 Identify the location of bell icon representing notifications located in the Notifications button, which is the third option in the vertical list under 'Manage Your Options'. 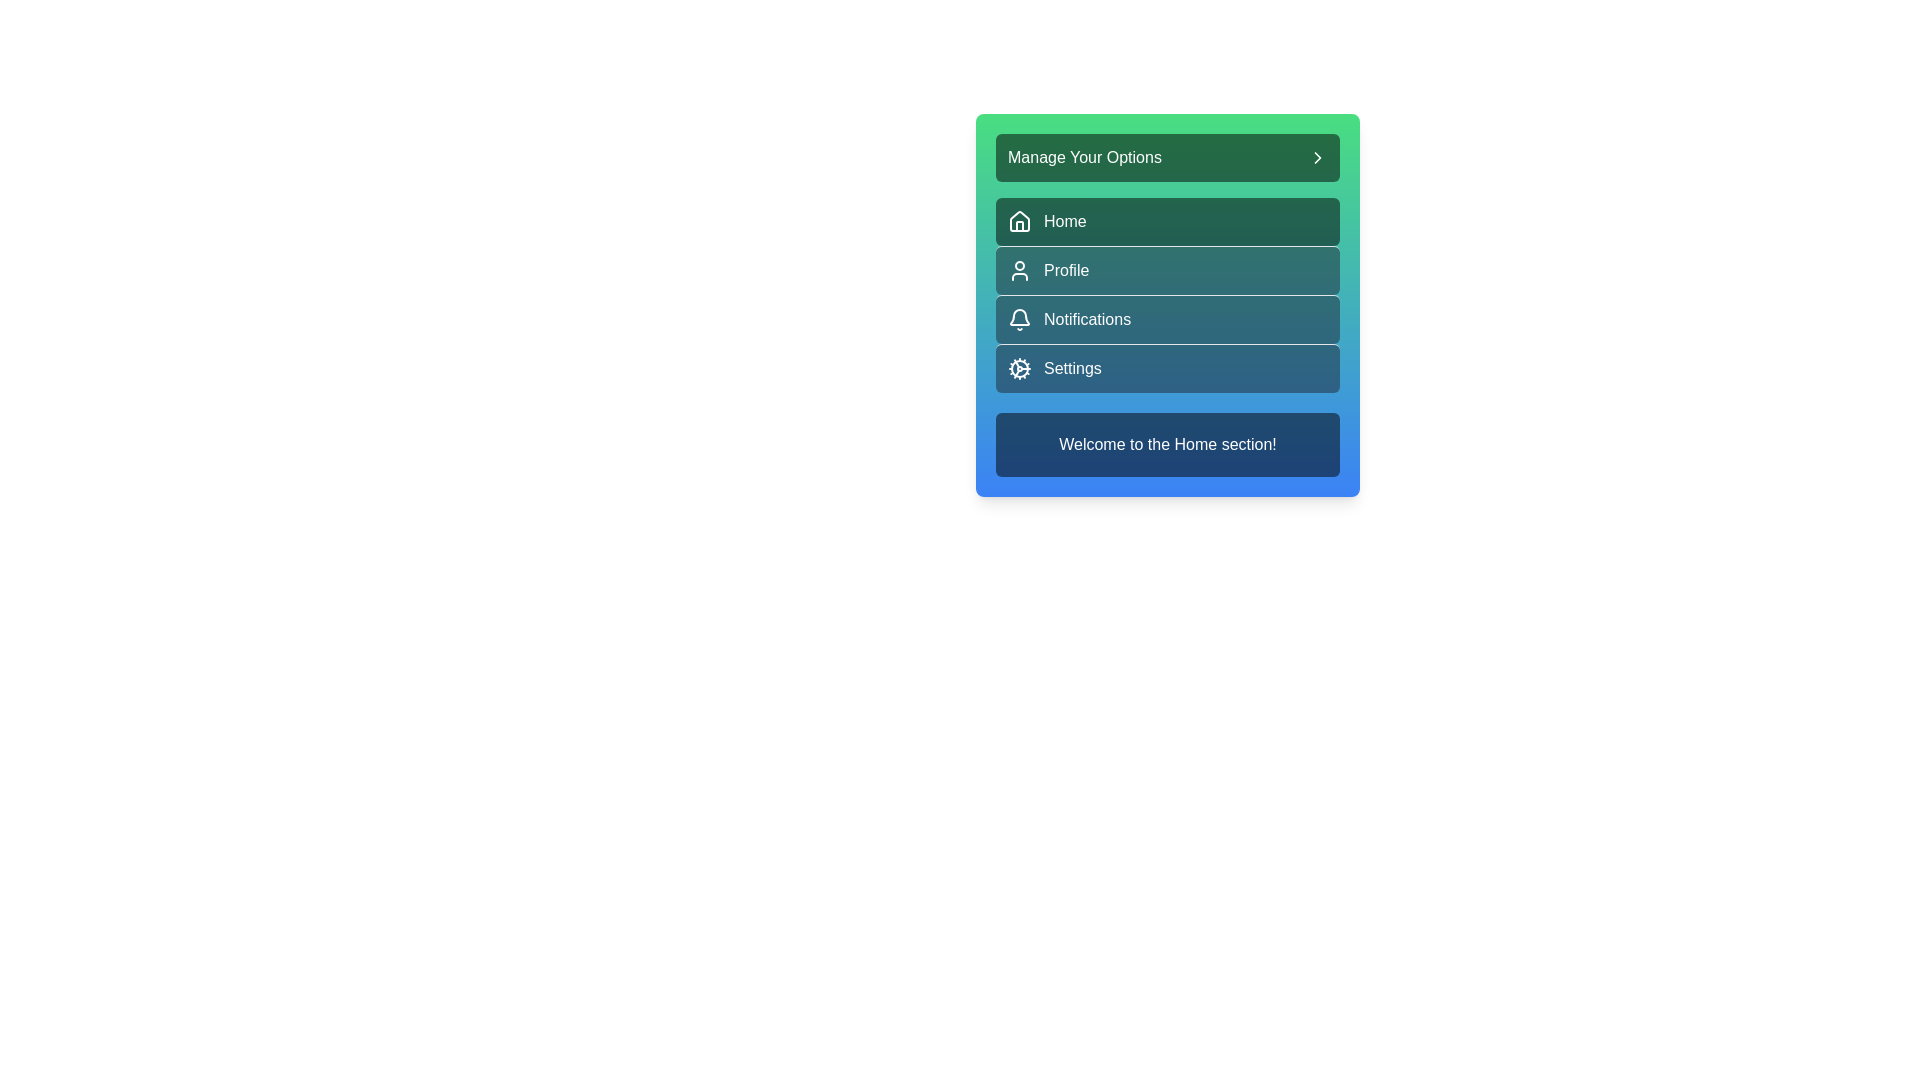
(1019, 316).